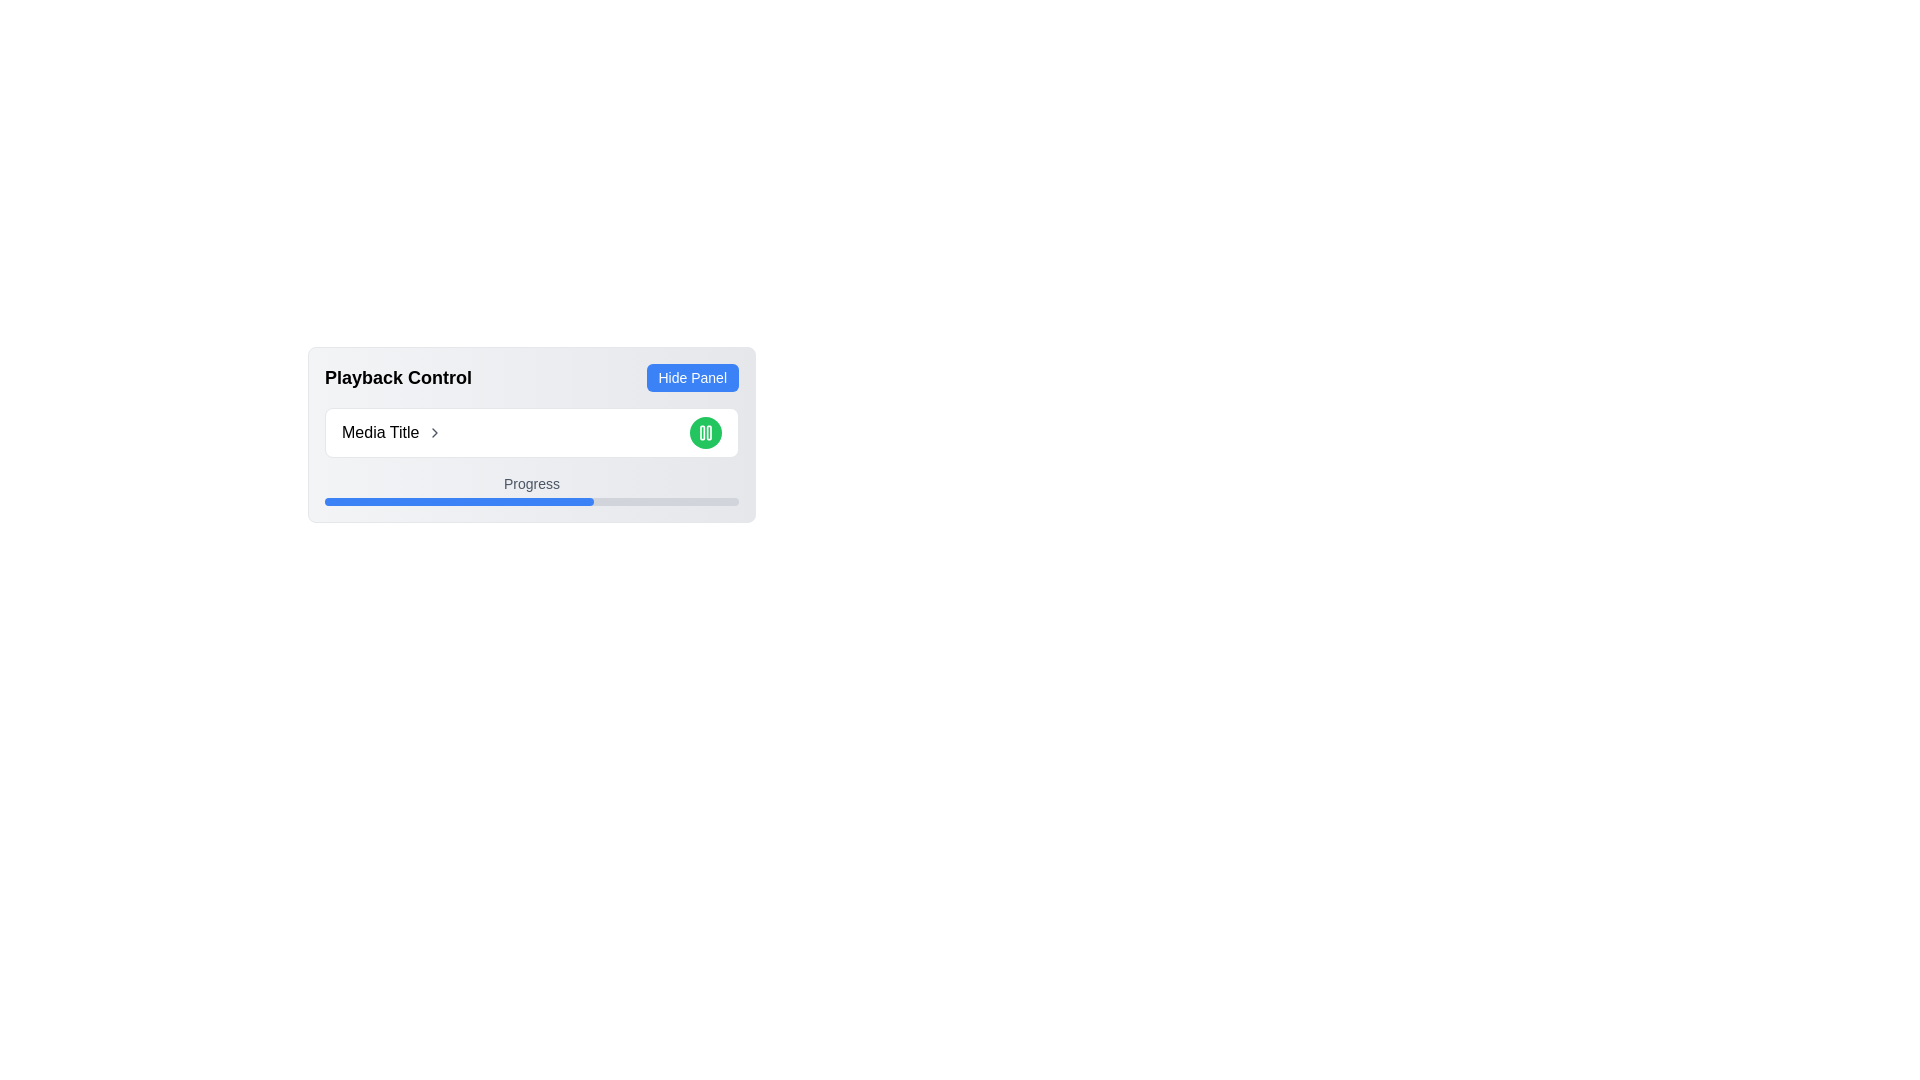 The image size is (1920, 1080). What do you see at coordinates (380, 431) in the screenshot?
I see `text from the Text Label located in the top-left section of the playback control interface, which denotes the current media item being represented or controlled` at bounding box center [380, 431].